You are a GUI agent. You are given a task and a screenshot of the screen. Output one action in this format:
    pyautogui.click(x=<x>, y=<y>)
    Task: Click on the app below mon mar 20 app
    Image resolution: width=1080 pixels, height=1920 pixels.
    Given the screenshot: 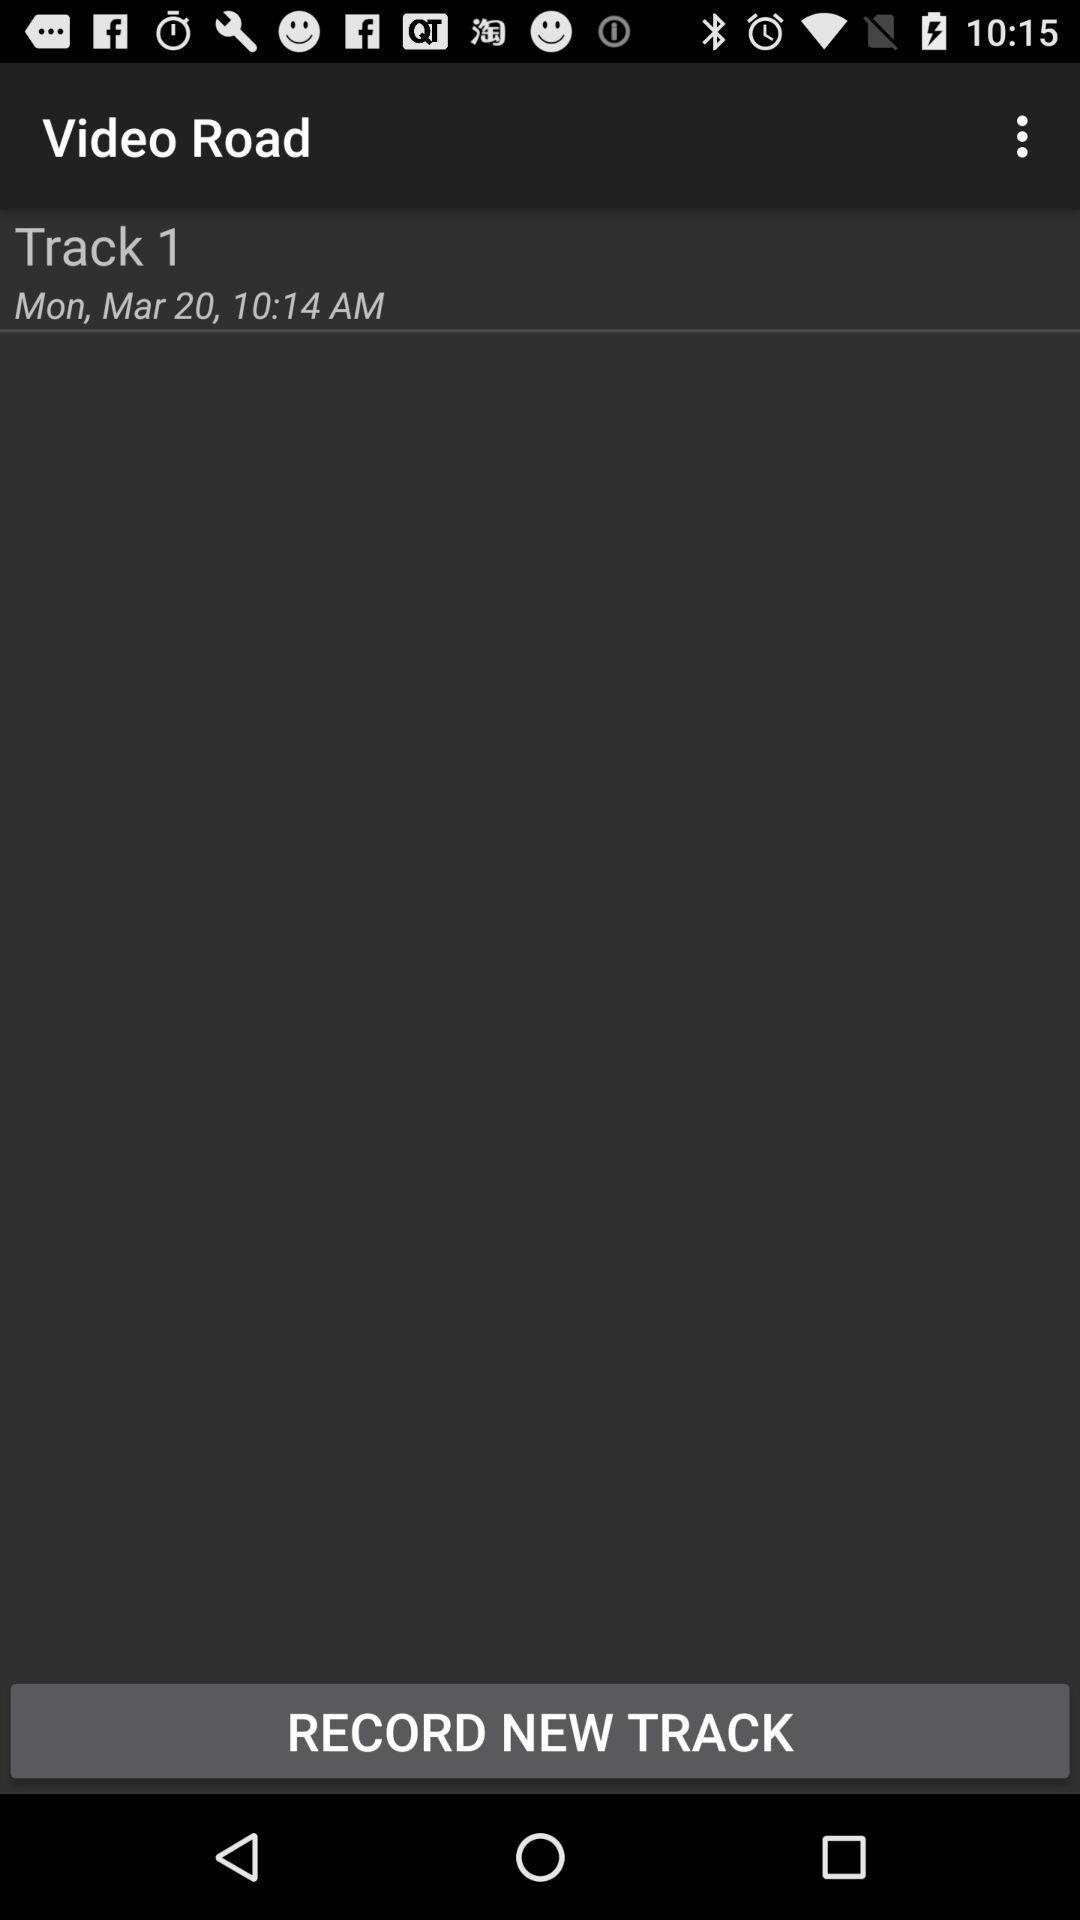 What is the action you would take?
    pyautogui.click(x=540, y=1730)
    